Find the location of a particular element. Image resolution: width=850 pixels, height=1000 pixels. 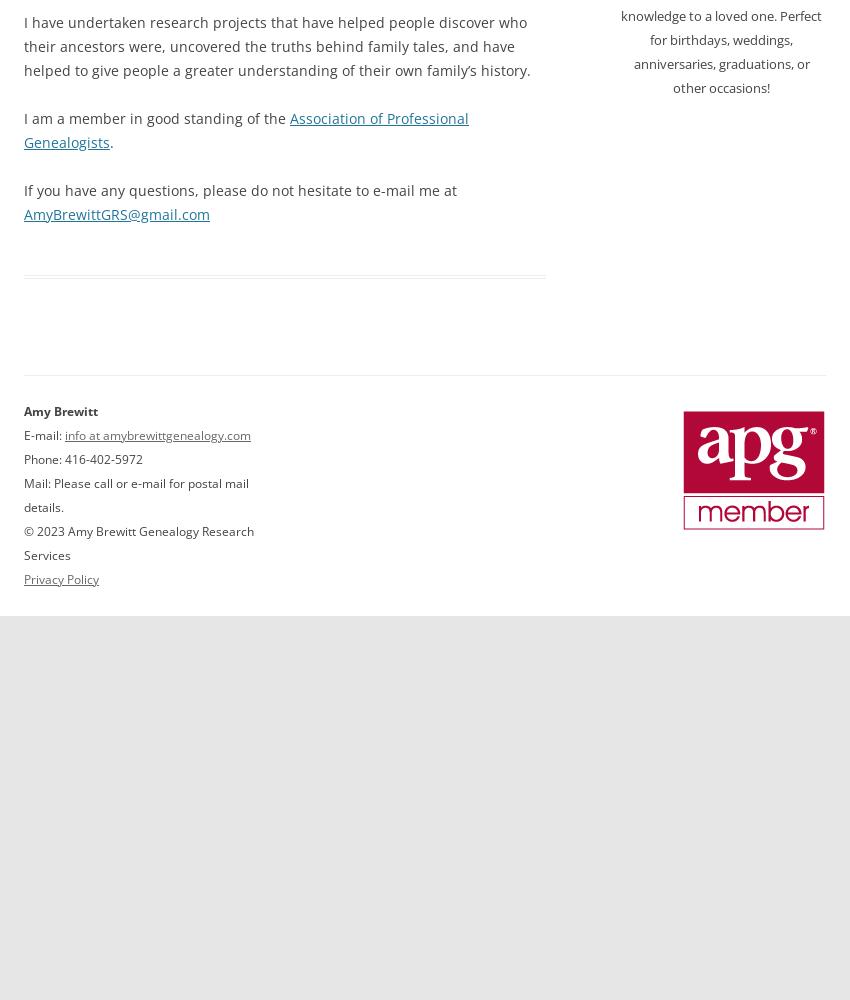

'.' is located at coordinates (111, 141).